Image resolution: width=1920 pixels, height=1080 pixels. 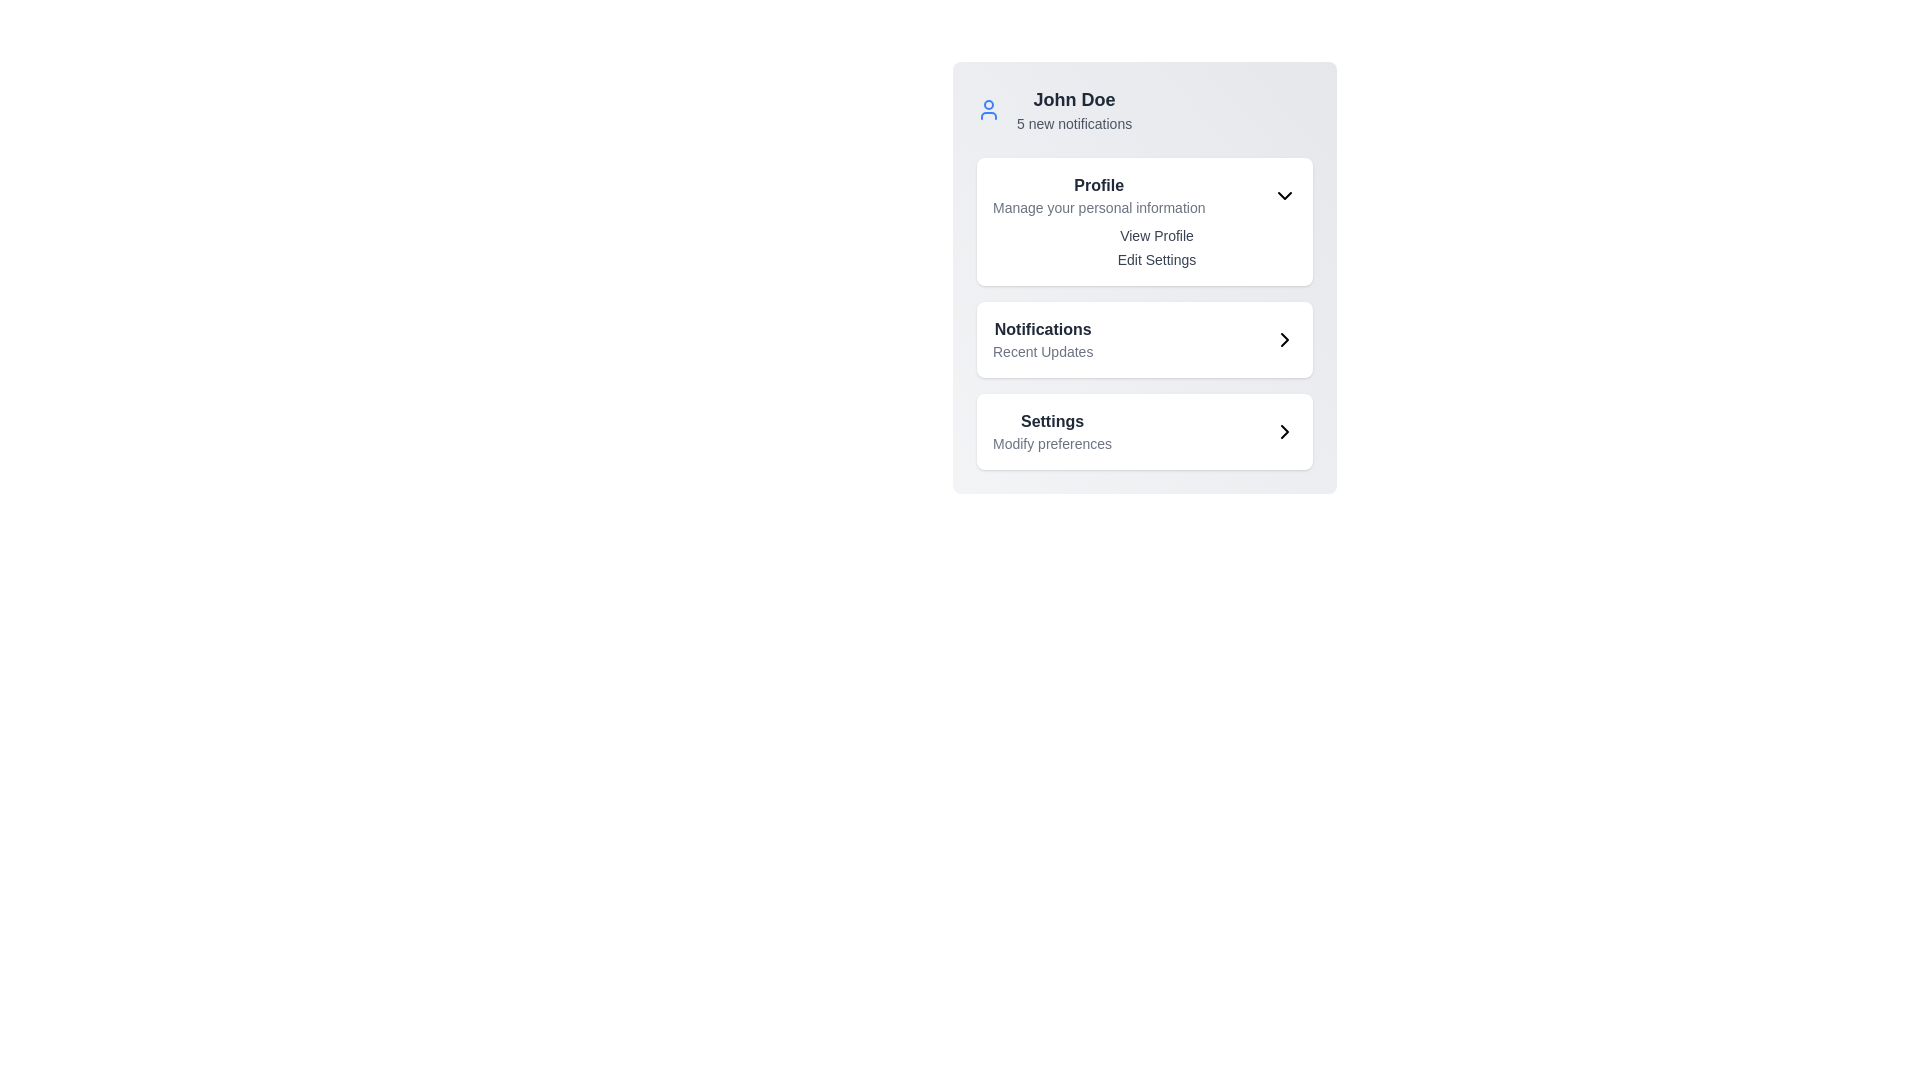 I want to click on the text label indicating the subject or category of the section located at the top of the dropdown menu, so click(x=1098, y=185).